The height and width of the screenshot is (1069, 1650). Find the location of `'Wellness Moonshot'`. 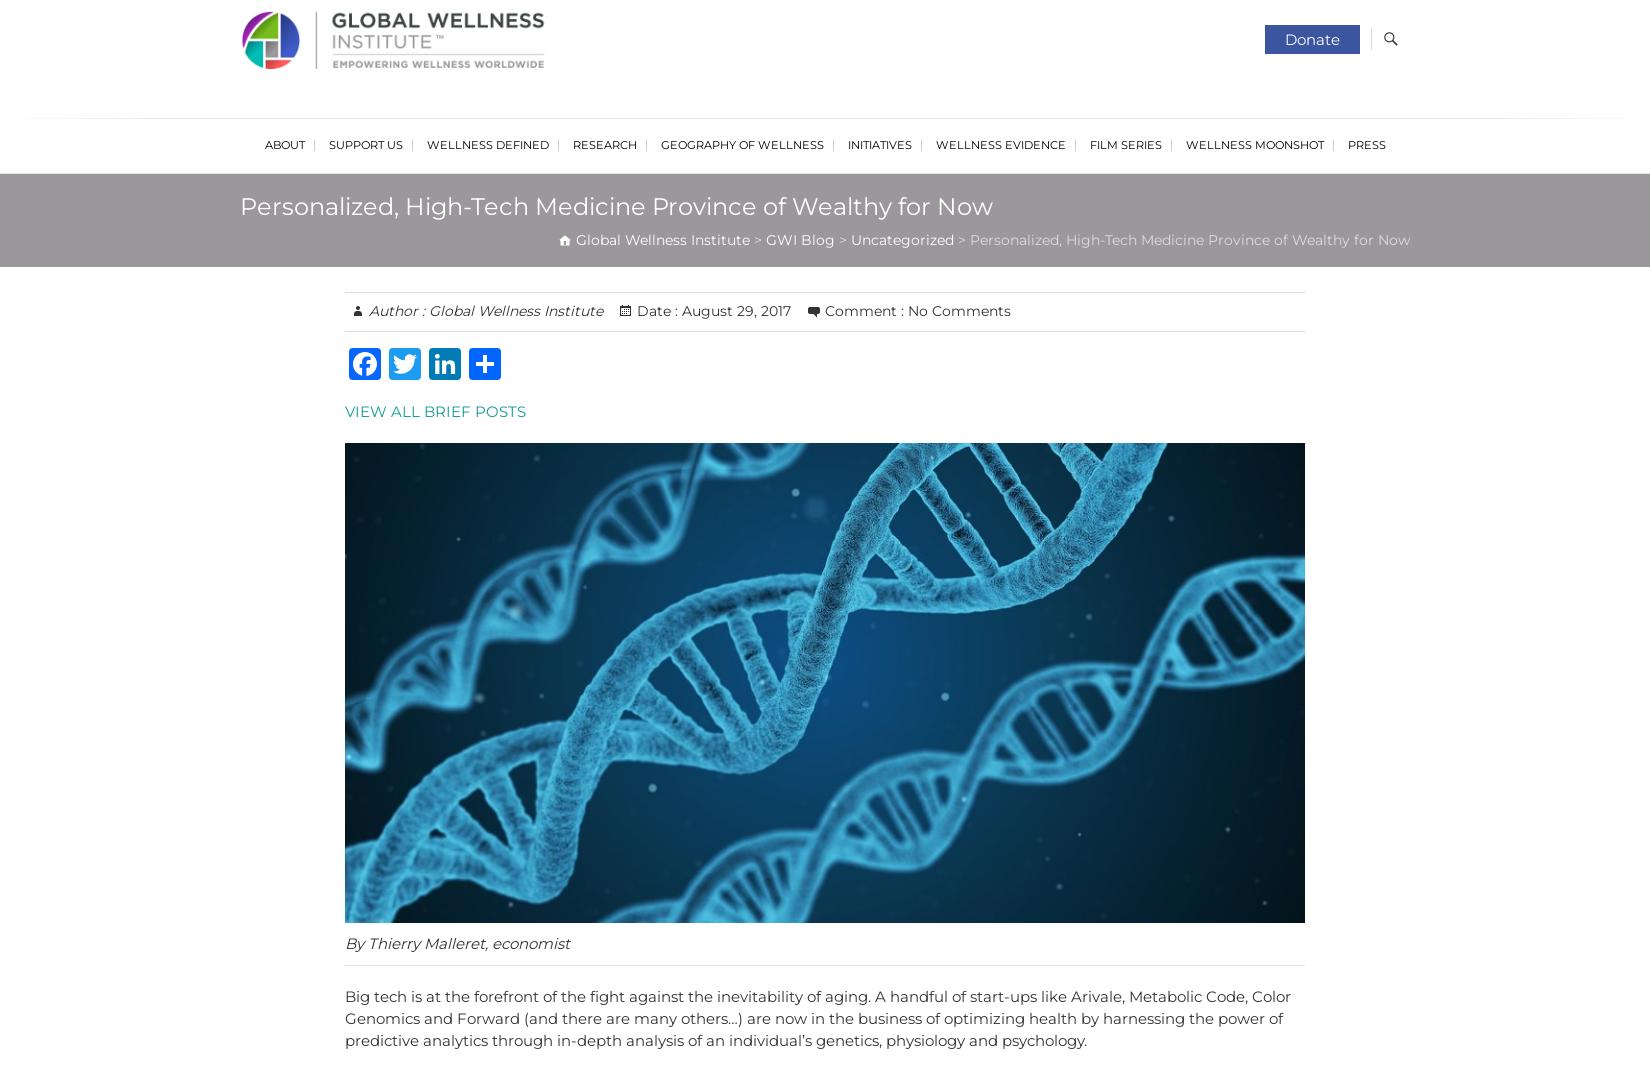

'Wellness Moonshot' is located at coordinates (1253, 144).